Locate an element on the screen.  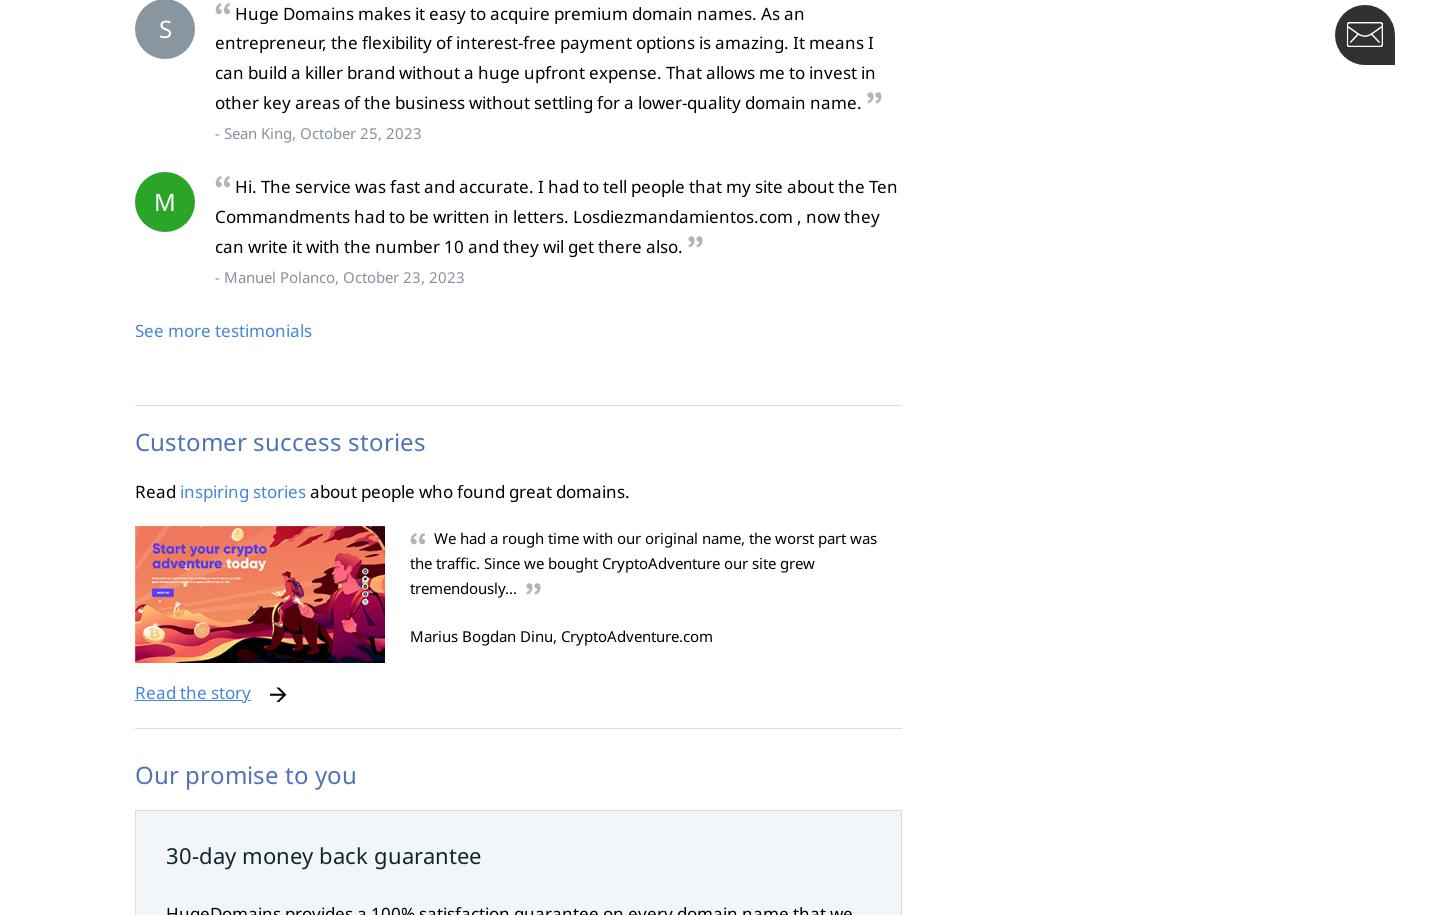
'Read the story' is located at coordinates (134, 690).